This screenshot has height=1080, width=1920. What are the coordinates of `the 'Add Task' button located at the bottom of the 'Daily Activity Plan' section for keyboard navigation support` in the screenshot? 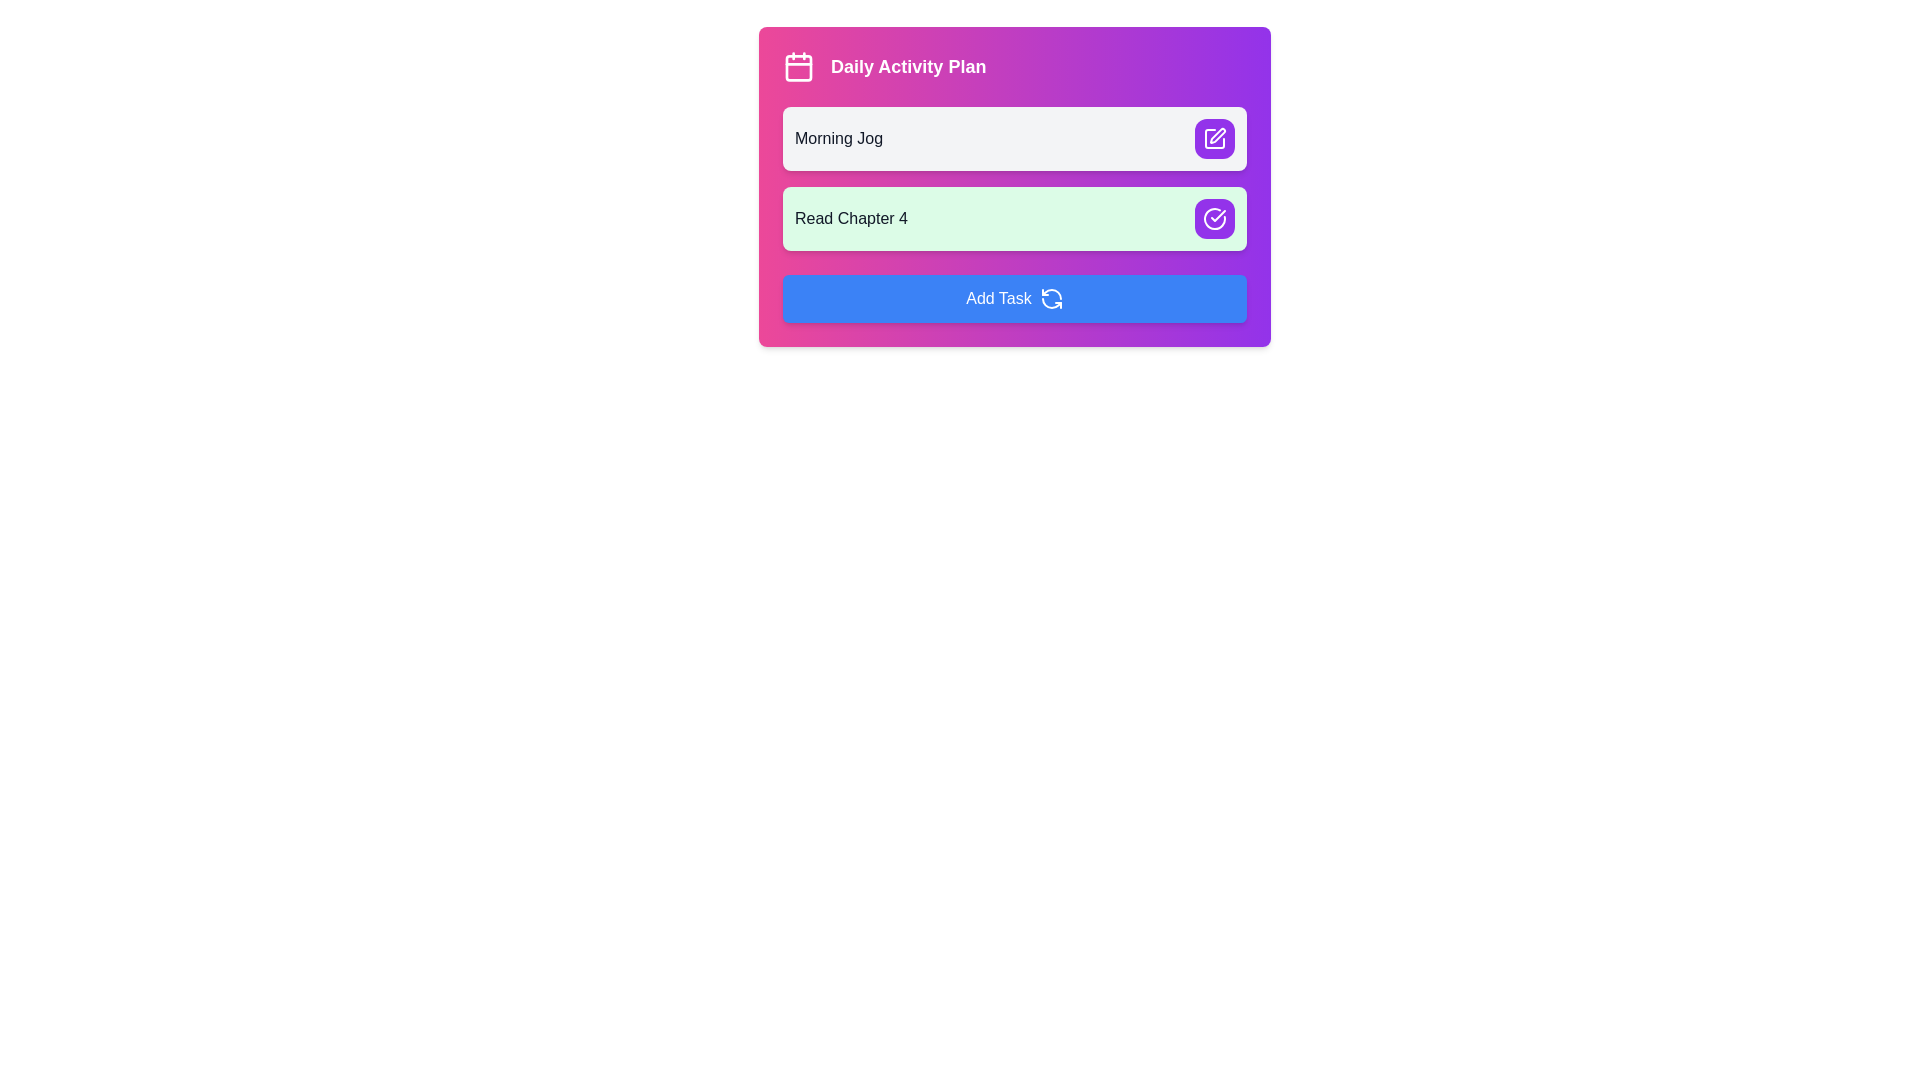 It's located at (1014, 299).